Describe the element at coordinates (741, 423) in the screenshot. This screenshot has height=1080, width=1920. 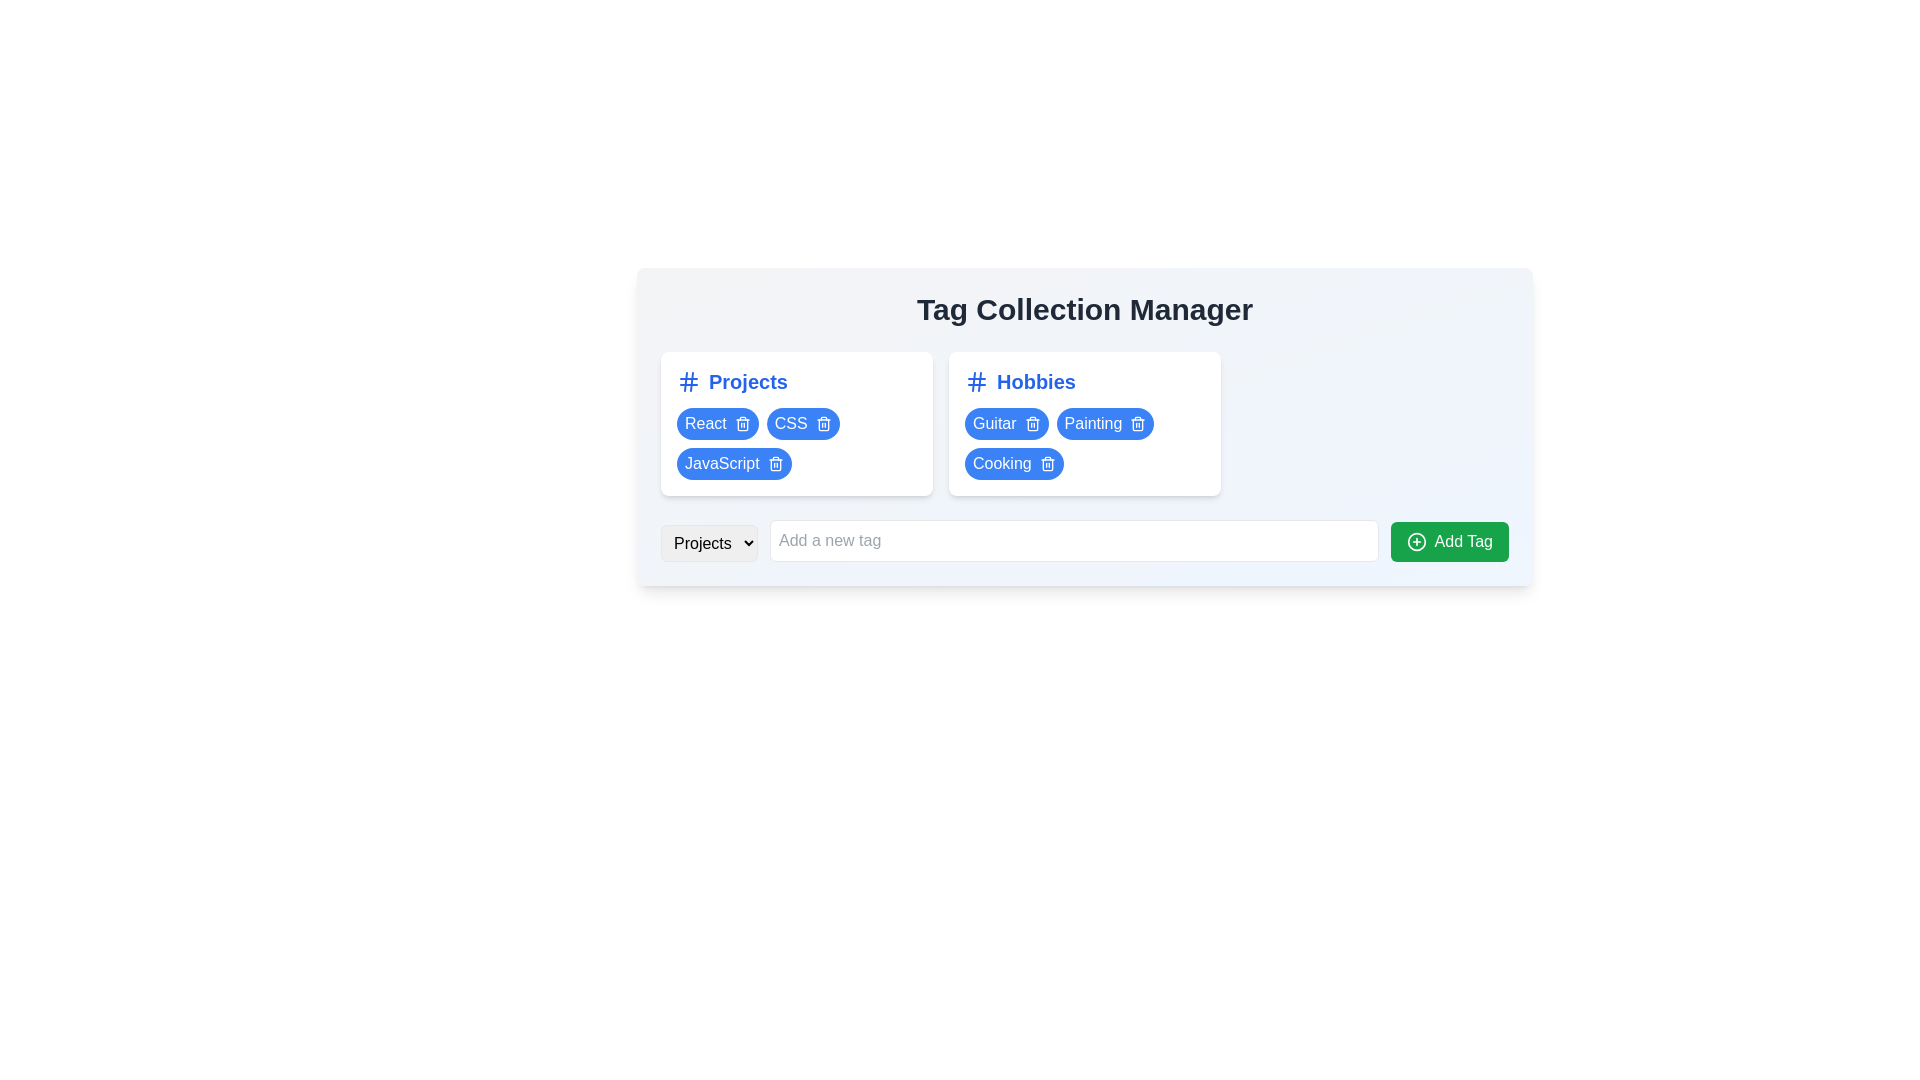
I see `the delete button next to the 'React' tag within the blue rounded tag under the 'Projects' category for visual feedback` at that location.